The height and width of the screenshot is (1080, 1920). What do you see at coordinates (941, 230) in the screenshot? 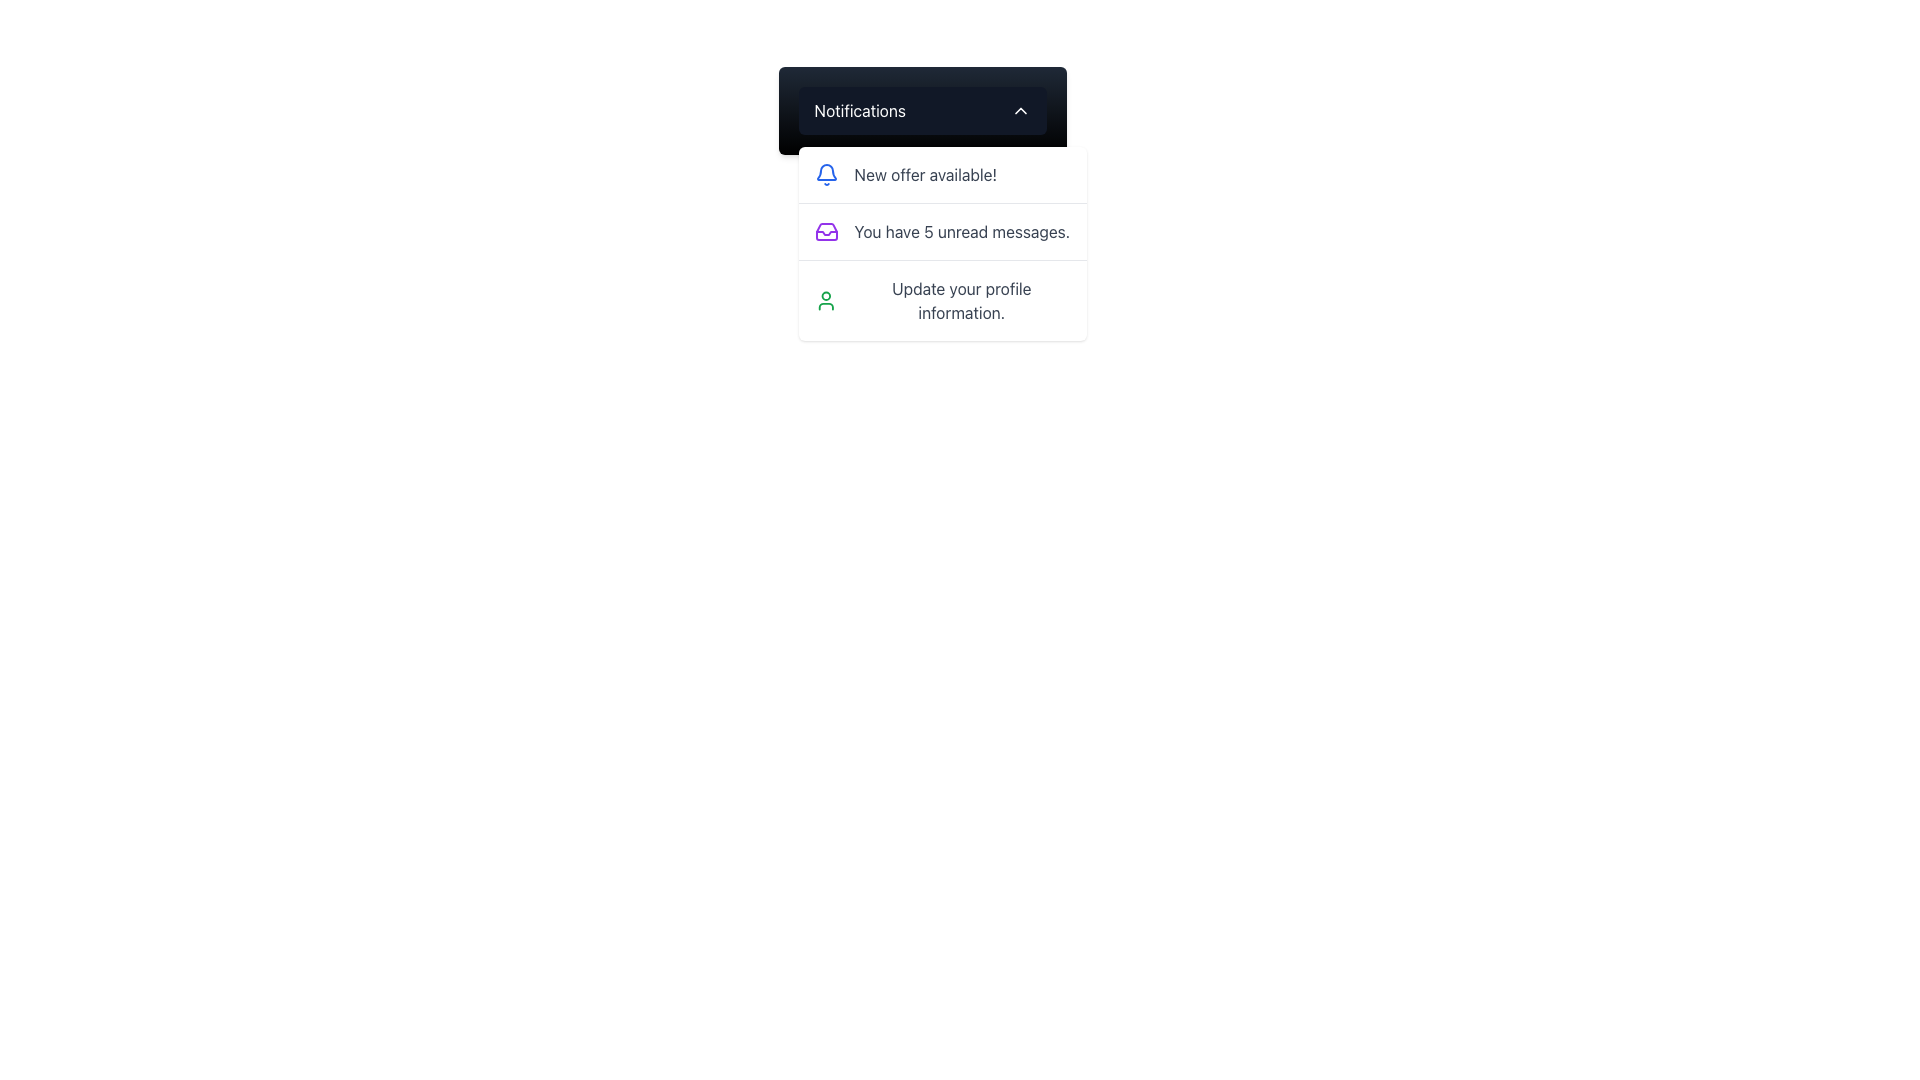
I see `the text with a mailbox icon that indicates 'You have 5 unread messages.' positioned in the dropdown menu` at bounding box center [941, 230].